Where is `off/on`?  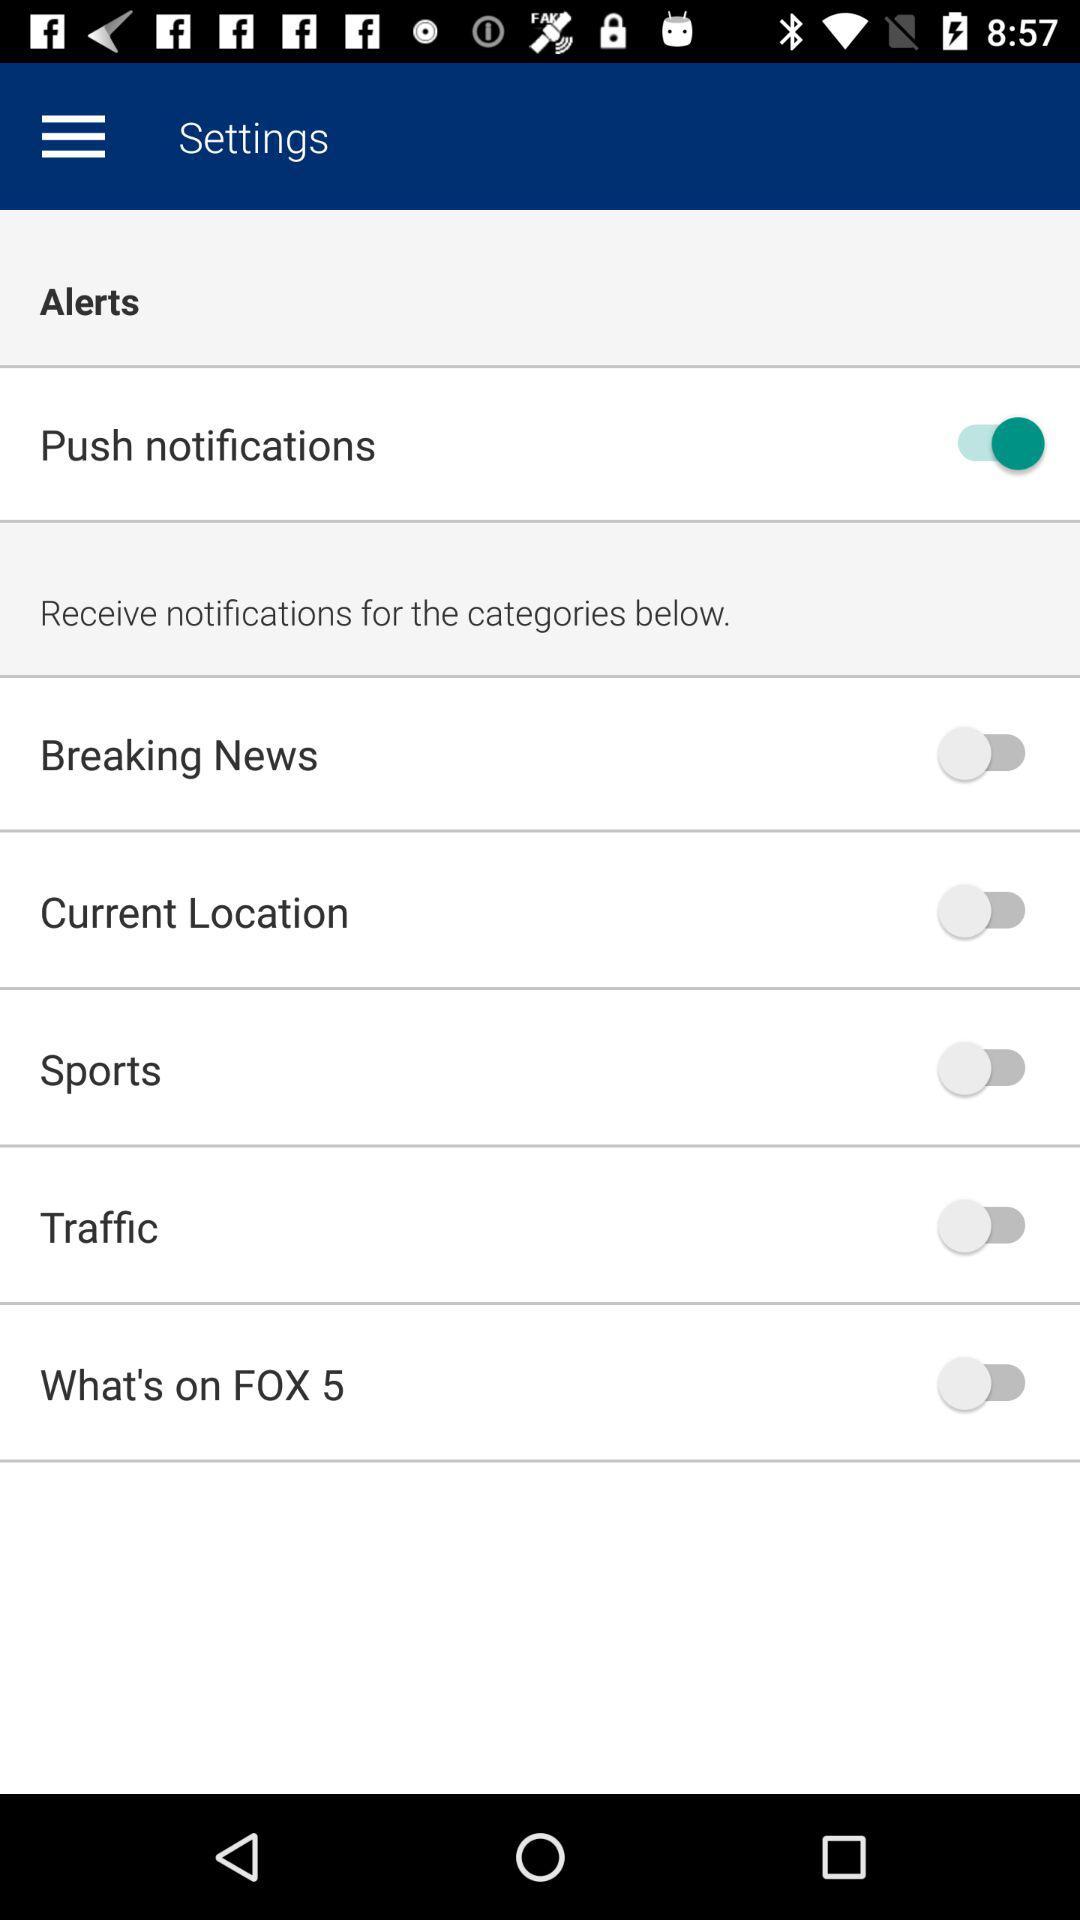
off/on is located at coordinates (991, 1382).